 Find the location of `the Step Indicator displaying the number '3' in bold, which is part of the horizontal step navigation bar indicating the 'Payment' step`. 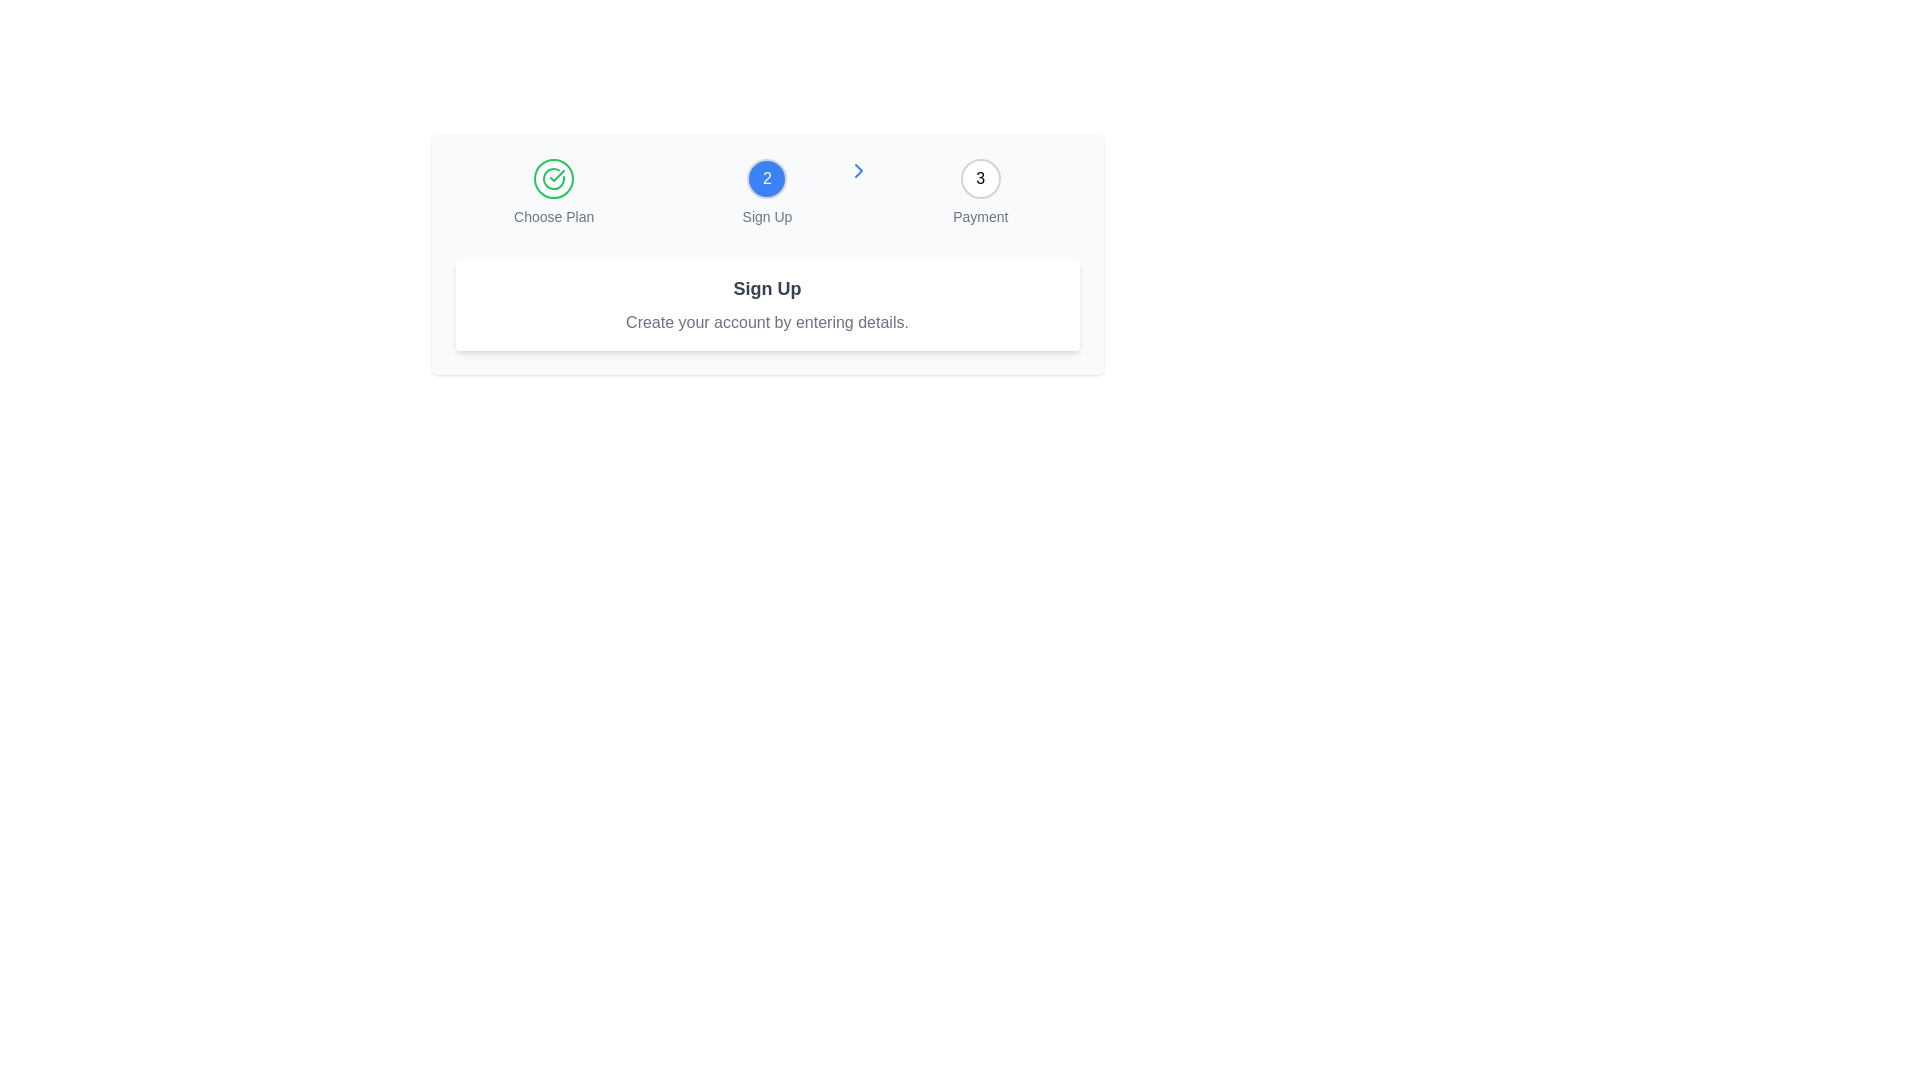

the Step Indicator displaying the number '3' in bold, which is part of the horizontal step navigation bar indicating the 'Payment' step is located at coordinates (980, 177).